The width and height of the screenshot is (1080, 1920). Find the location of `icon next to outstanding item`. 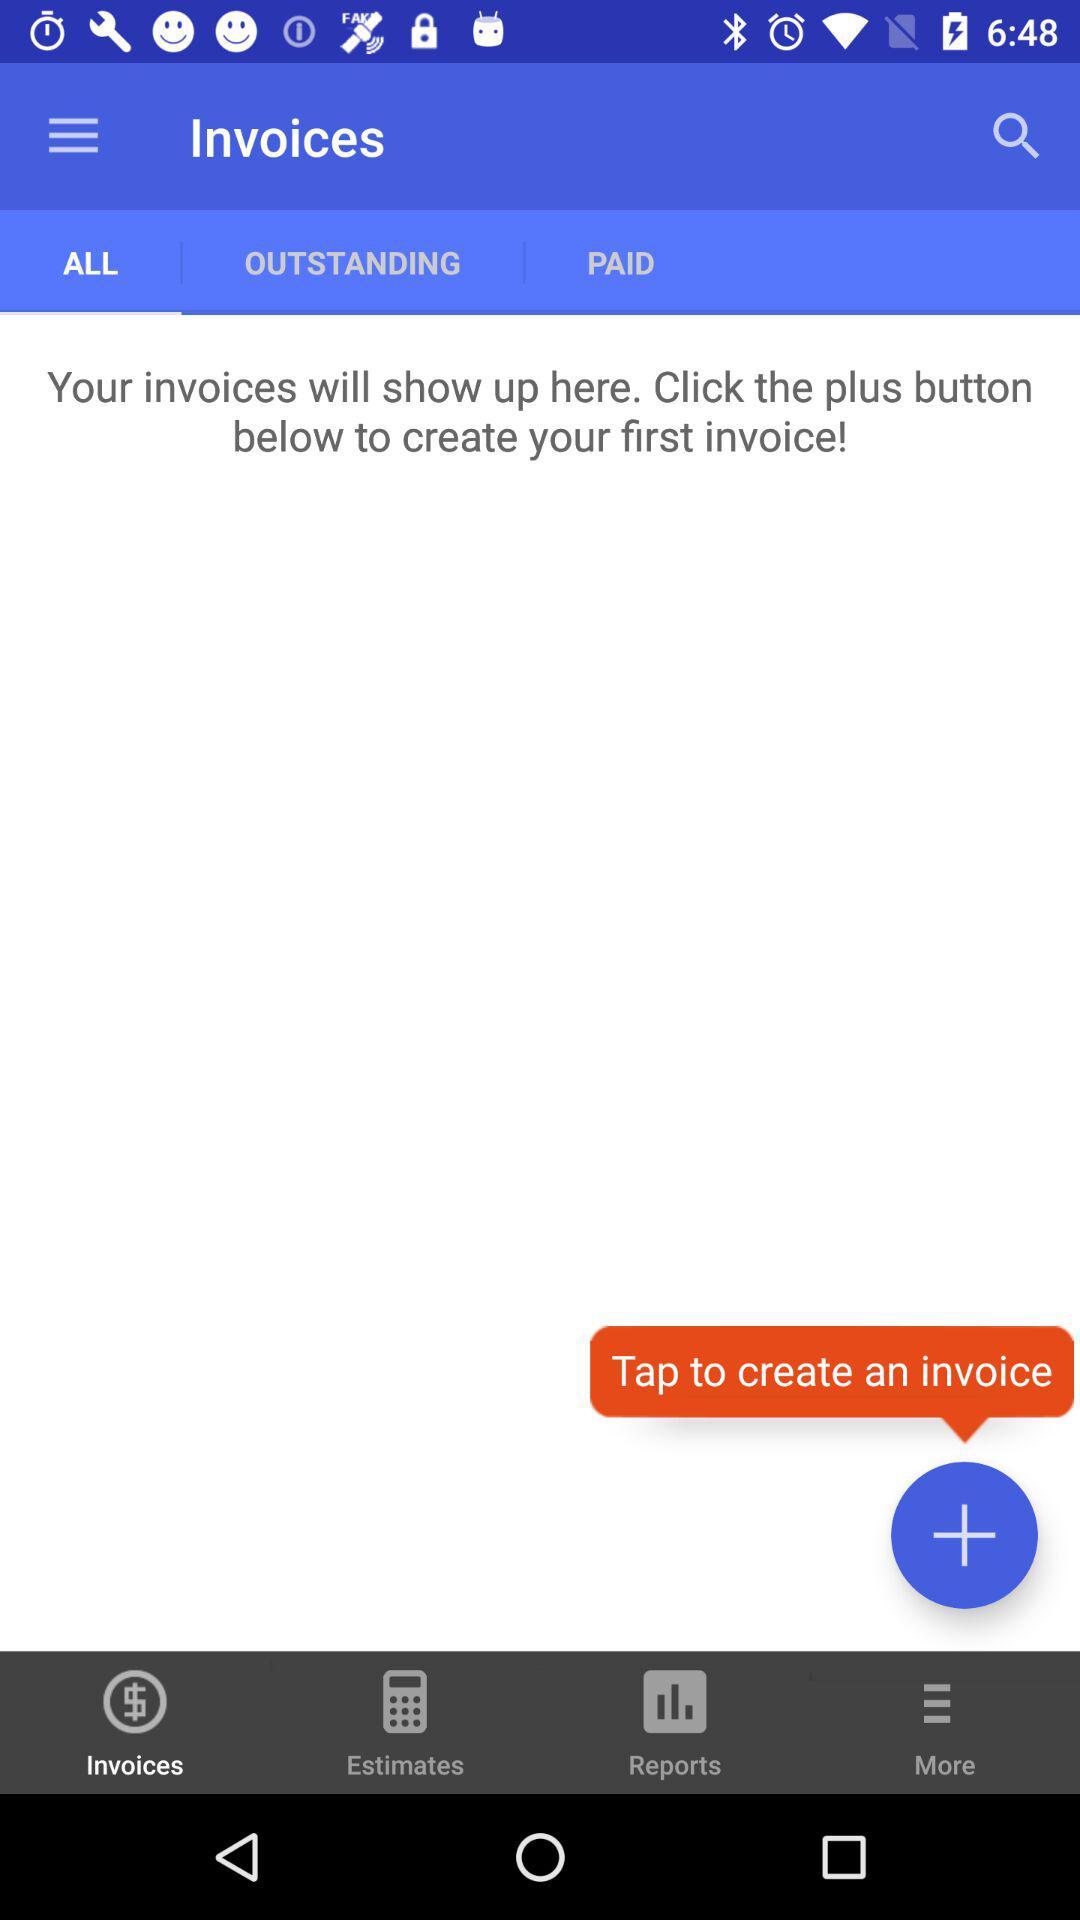

icon next to outstanding item is located at coordinates (72, 135).